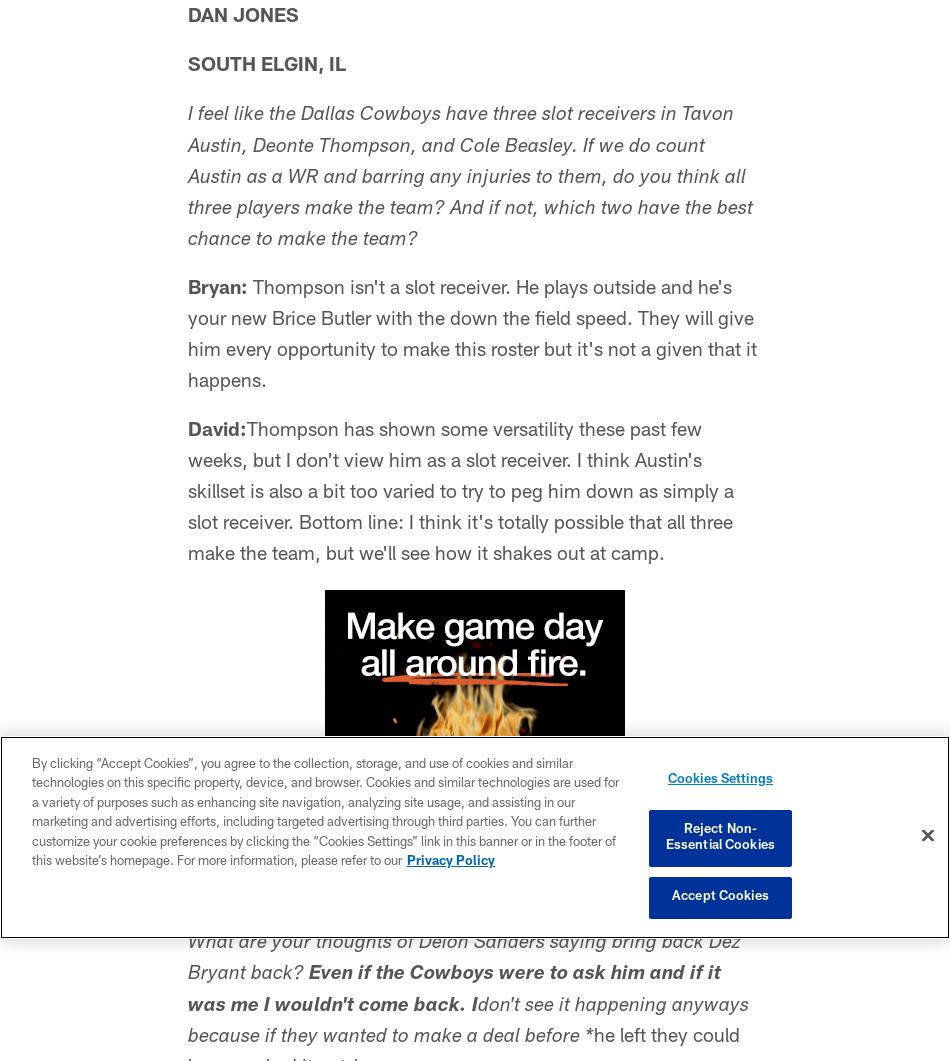 This screenshot has width=950, height=1061. I want to click on 'STEPHEN GRAYSONGREENVILLE, MS', so click(360, 911).